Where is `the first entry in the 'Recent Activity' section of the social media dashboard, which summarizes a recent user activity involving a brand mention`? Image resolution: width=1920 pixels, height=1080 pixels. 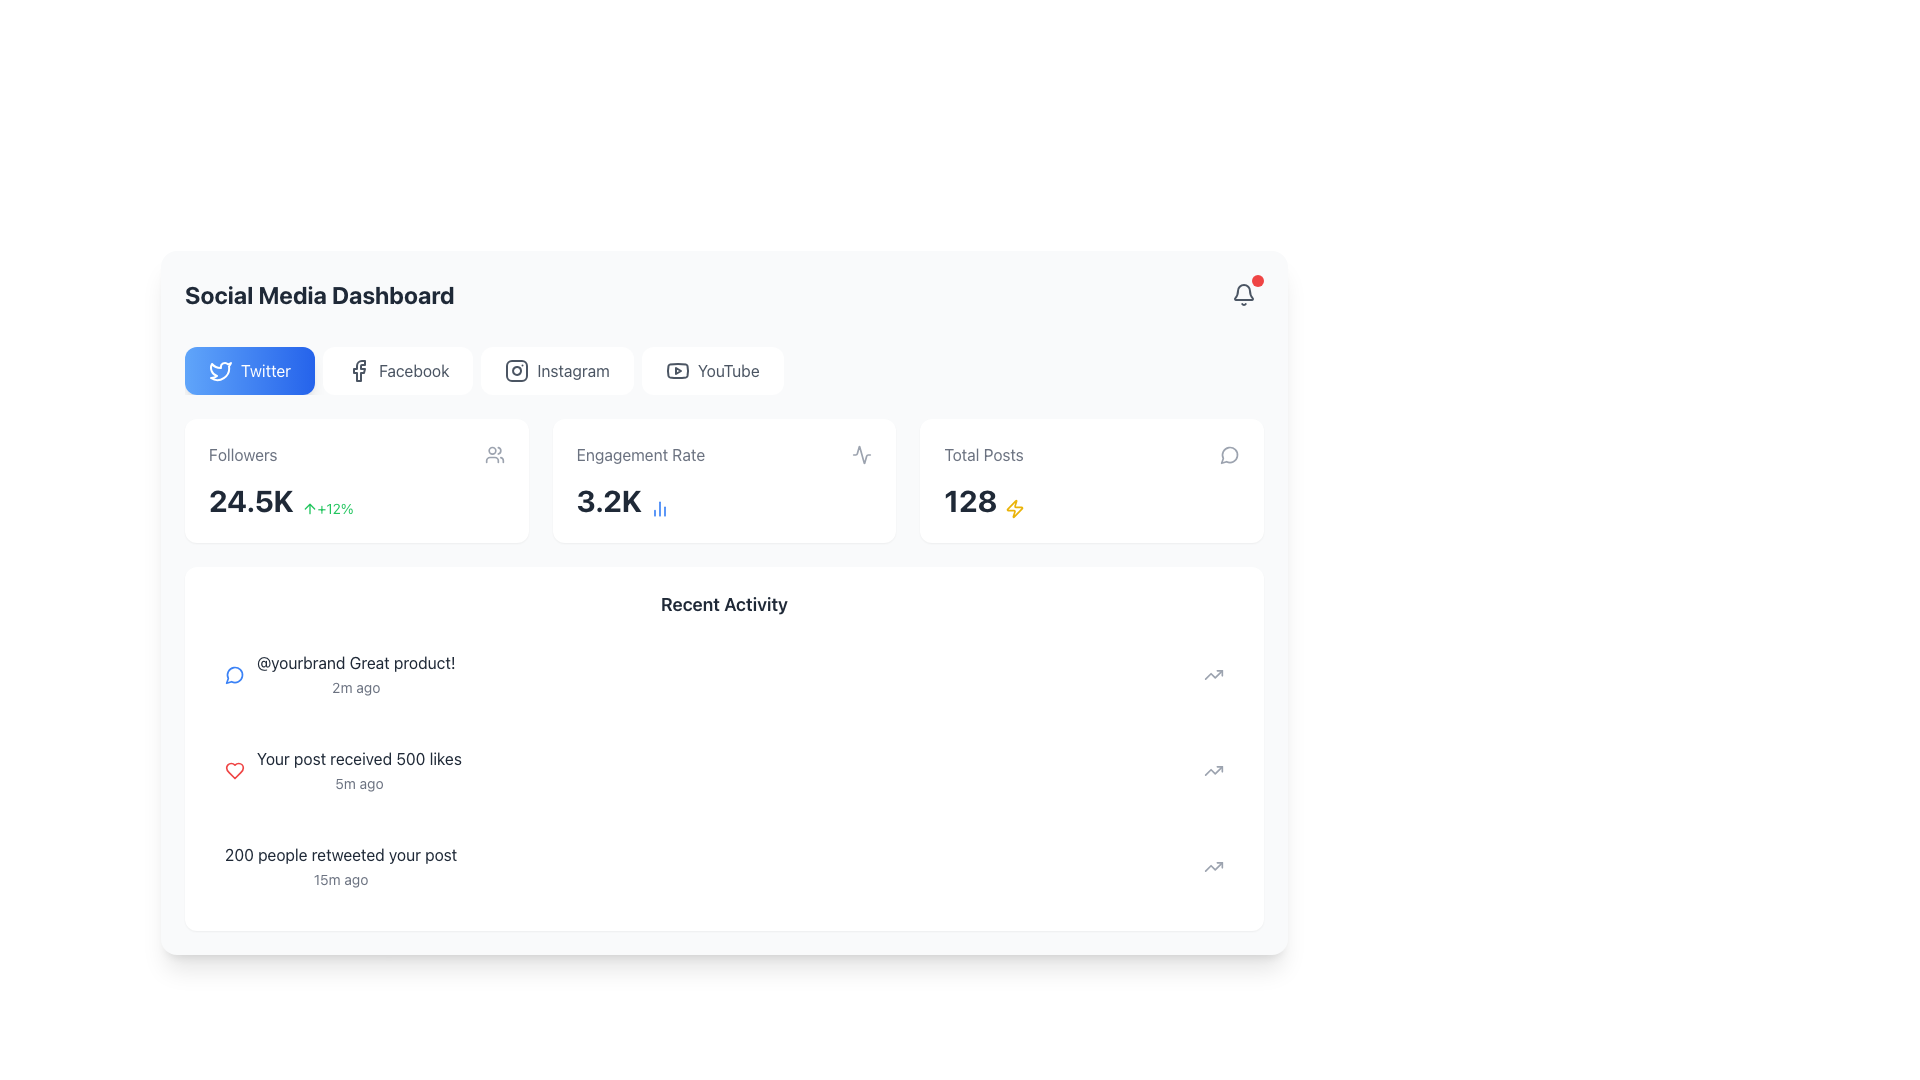
the first entry in the 'Recent Activity' section of the social media dashboard, which summarizes a recent user activity involving a brand mention is located at coordinates (340, 675).